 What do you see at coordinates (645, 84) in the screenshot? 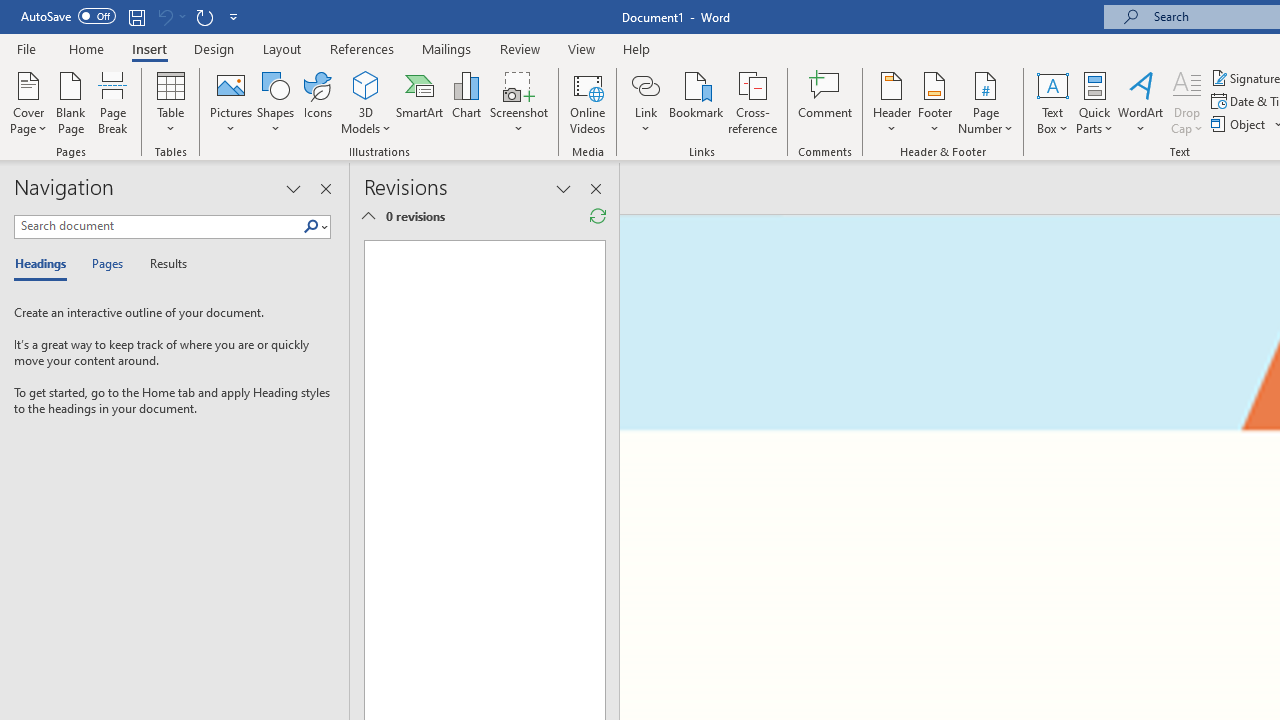
I see `'Link'` at bounding box center [645, 84].